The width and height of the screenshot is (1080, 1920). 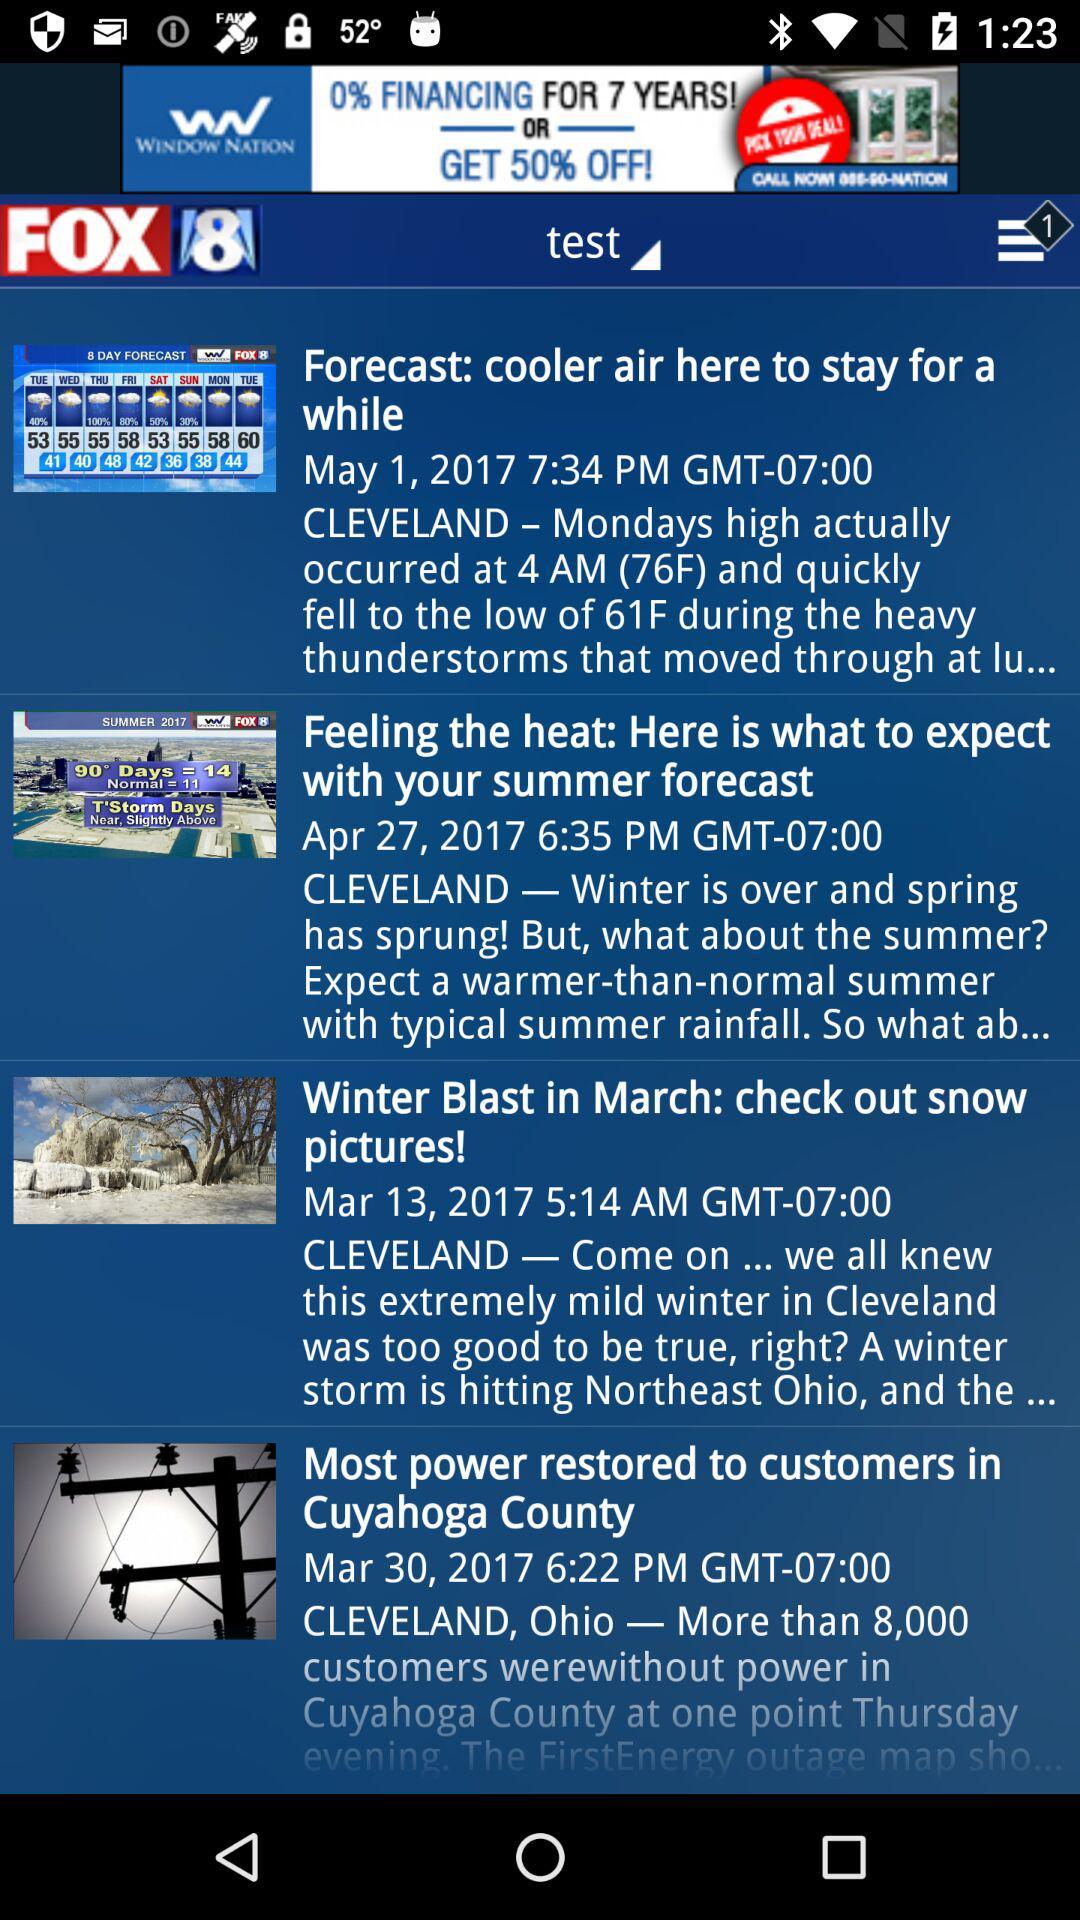 What do you see at coordinates (131, 240) in the screenshot?
I see `the icon to the left of test item` at bounding box center [131, 240].